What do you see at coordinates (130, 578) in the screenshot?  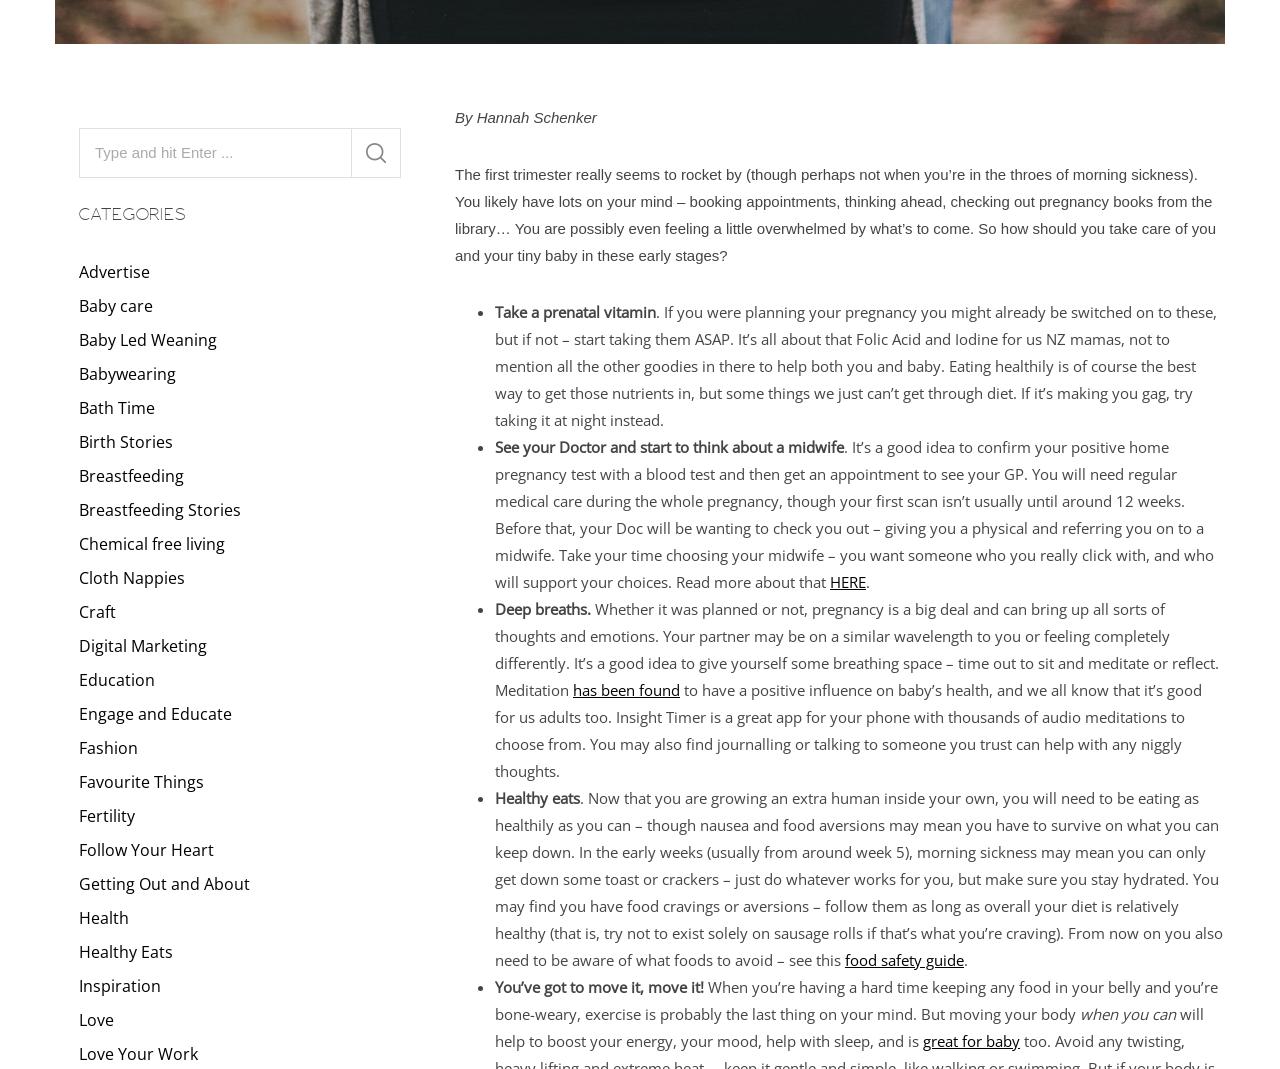 I see `'Cloth Nappies'` at bounding box center [130, 578].